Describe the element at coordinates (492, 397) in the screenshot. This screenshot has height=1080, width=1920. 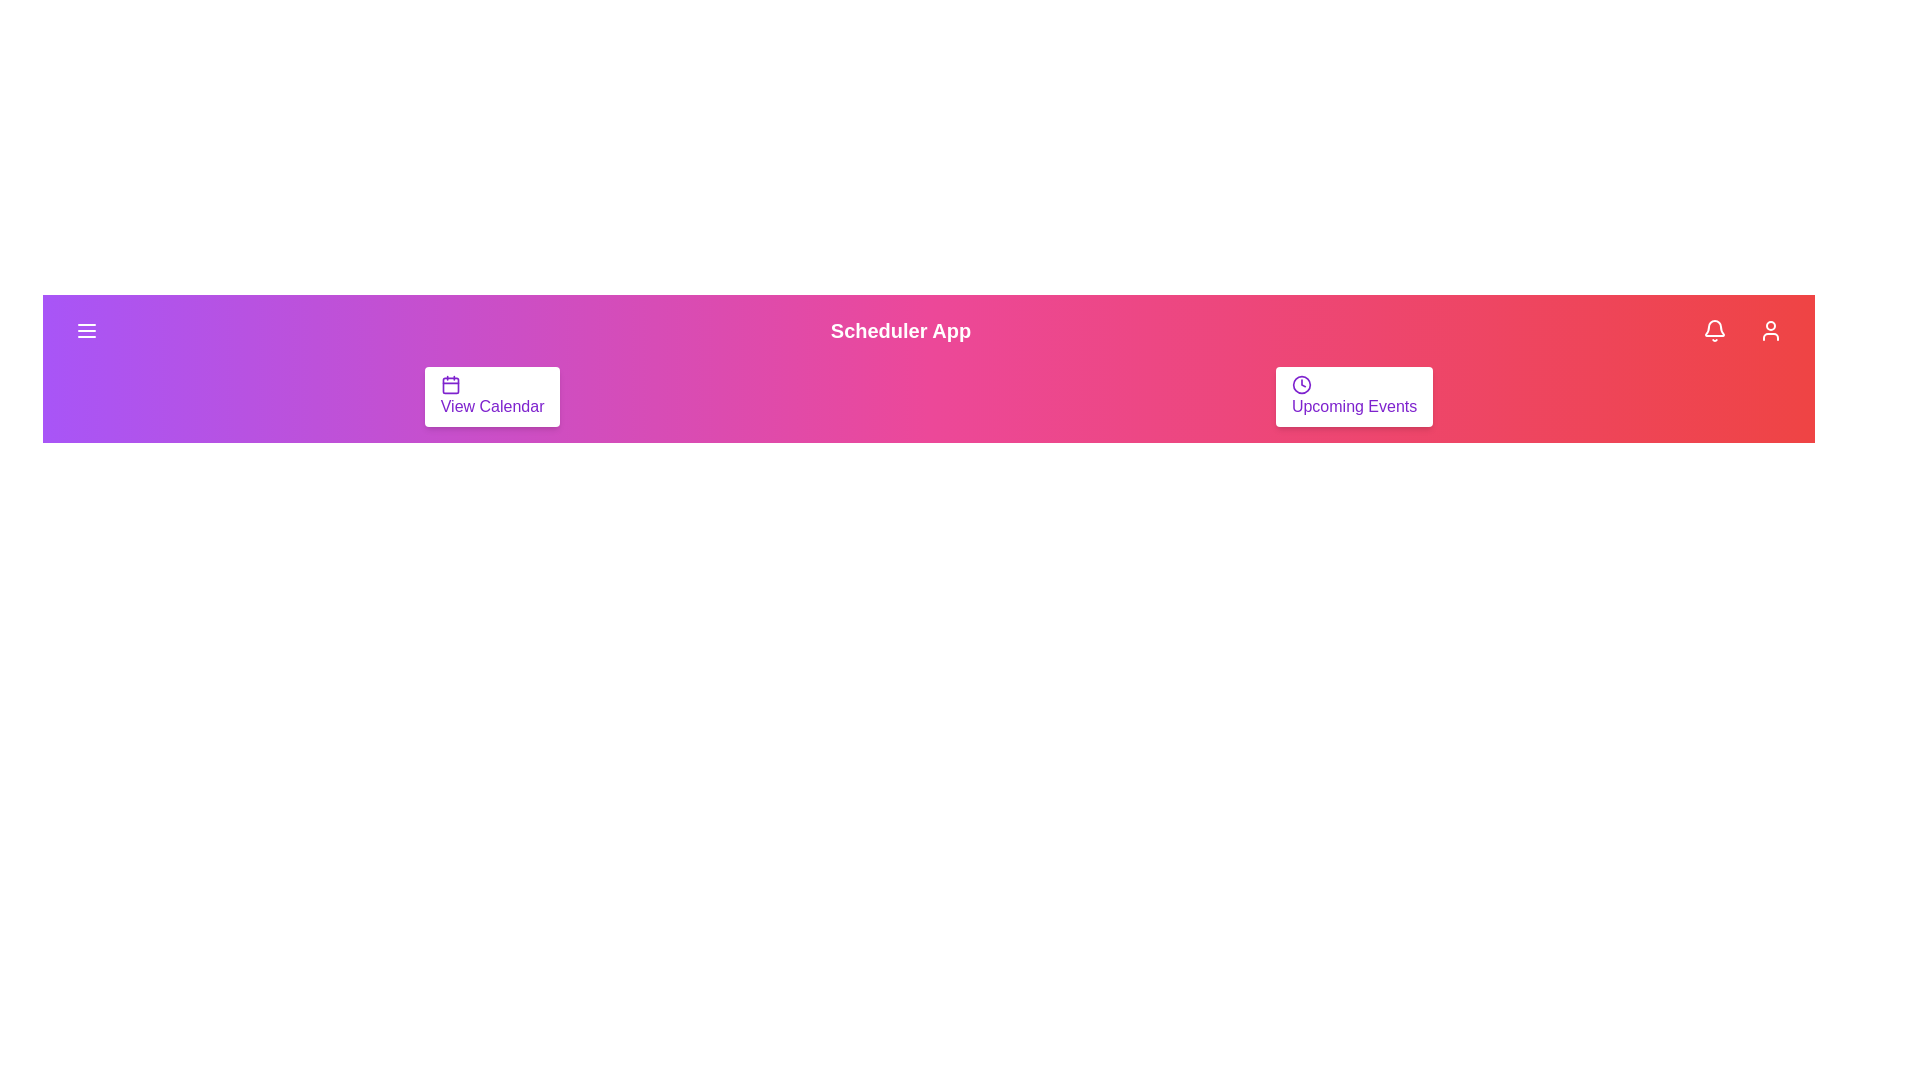
I see `the 'View Calendar' button to open the calendar view` at that location.